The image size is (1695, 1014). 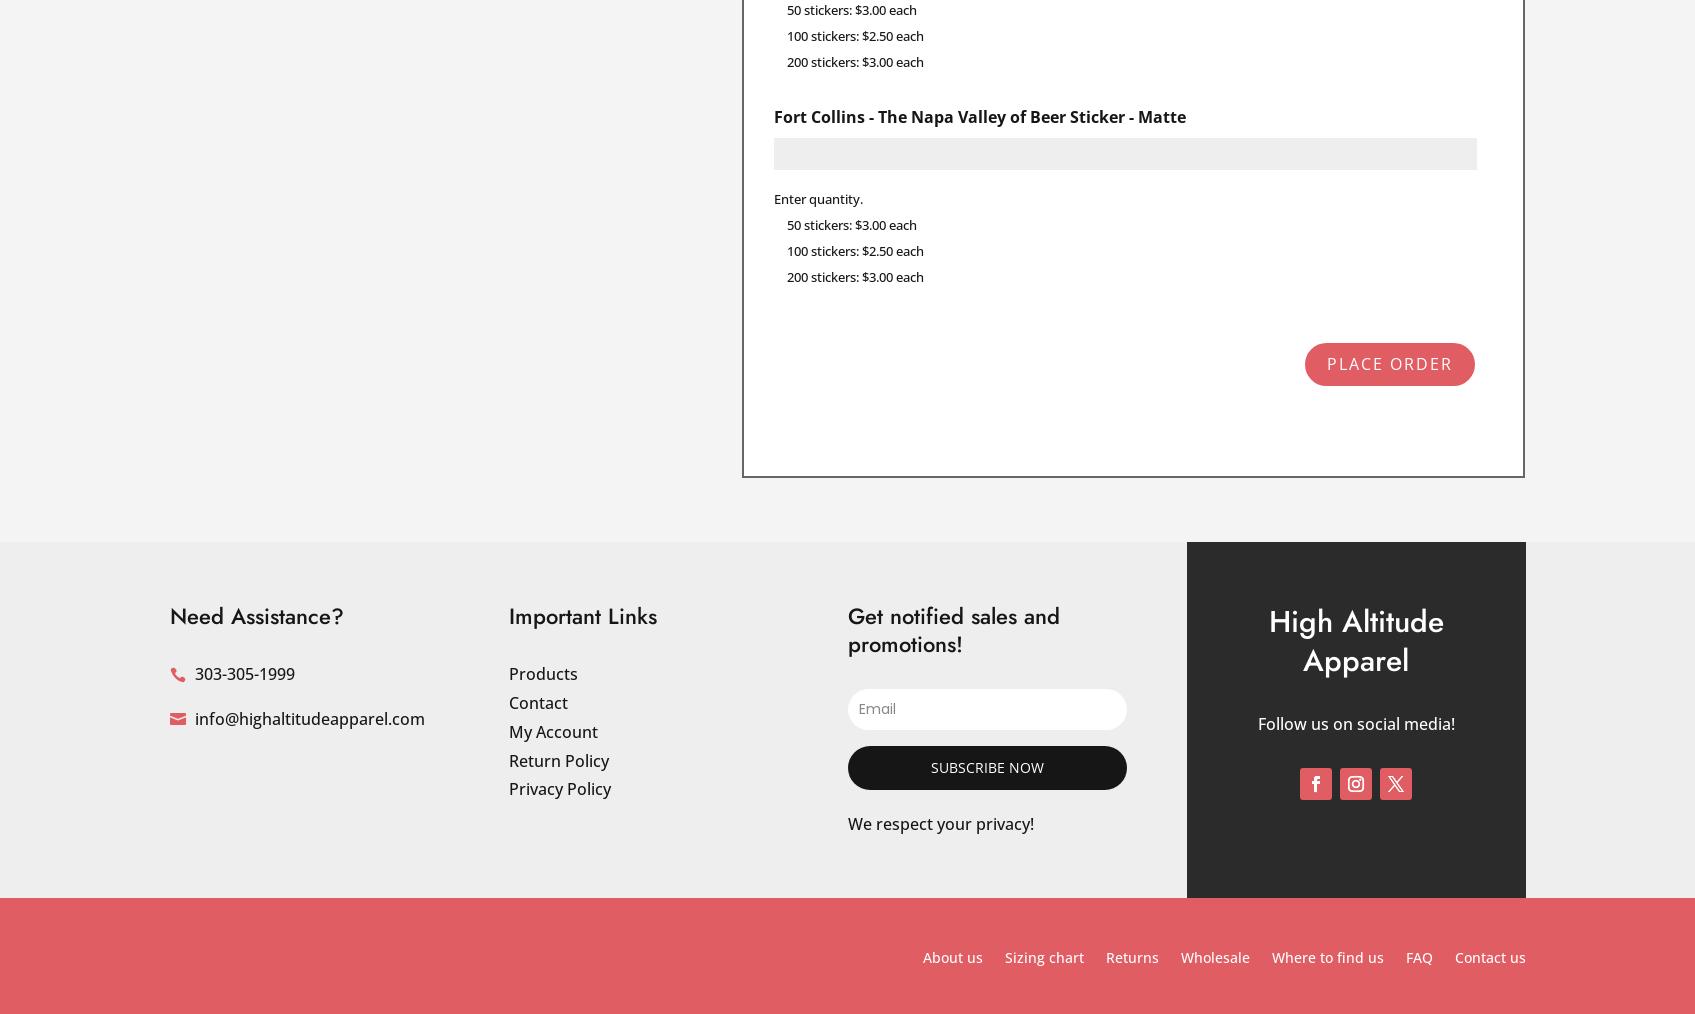 I want to click on 'Returns', so click(x=1130, y=957).